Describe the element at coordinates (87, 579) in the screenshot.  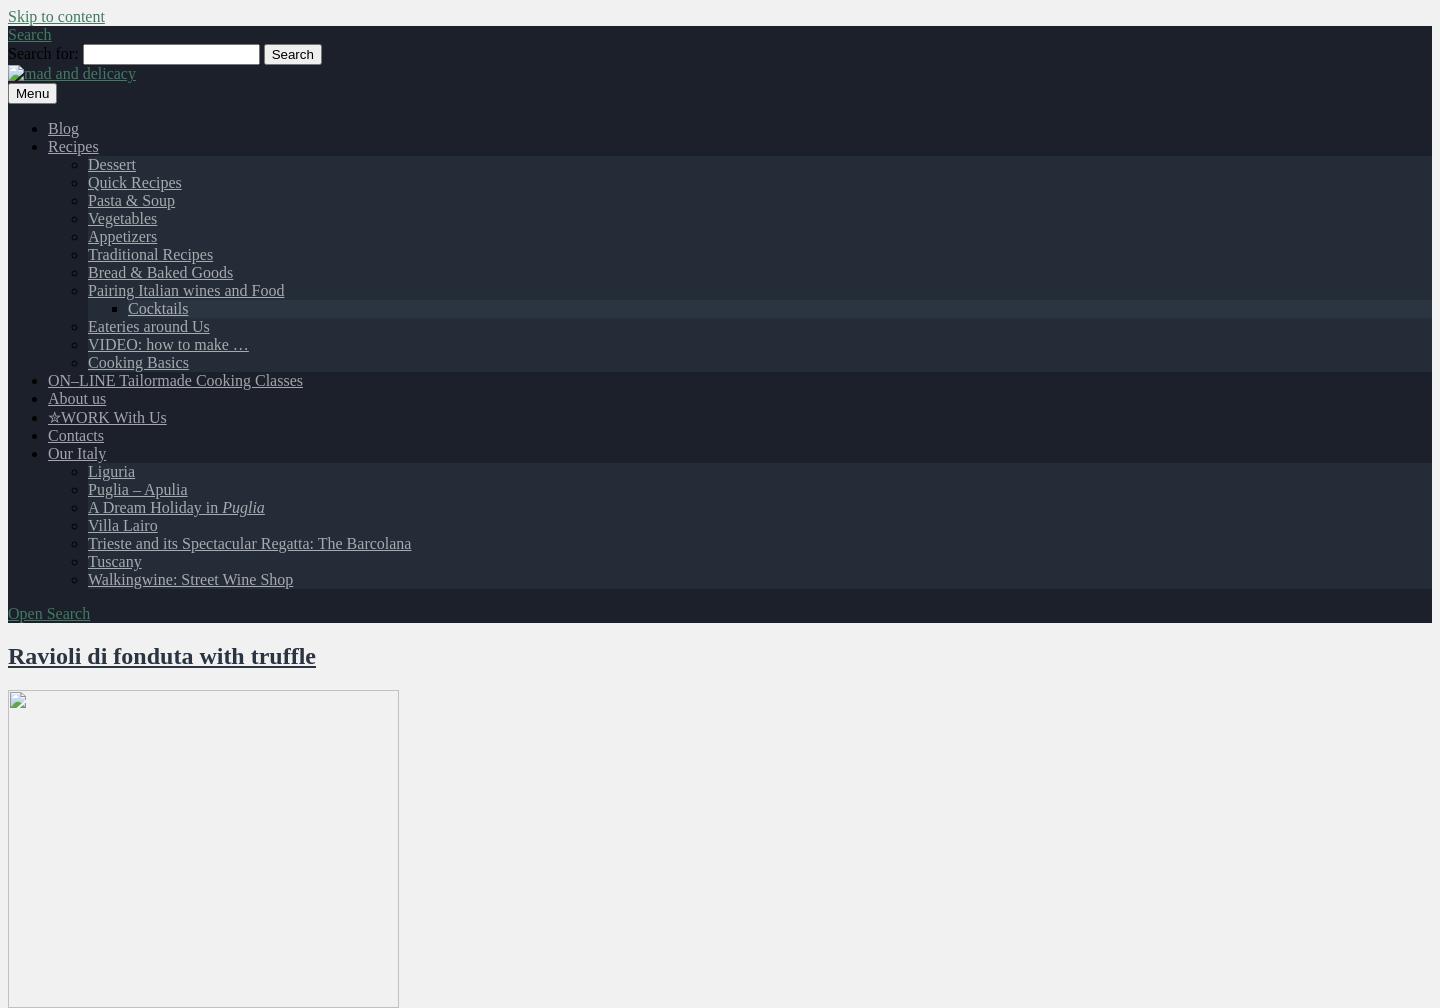
I see `'Walkingwine: Street Wine Shop'` at that location.